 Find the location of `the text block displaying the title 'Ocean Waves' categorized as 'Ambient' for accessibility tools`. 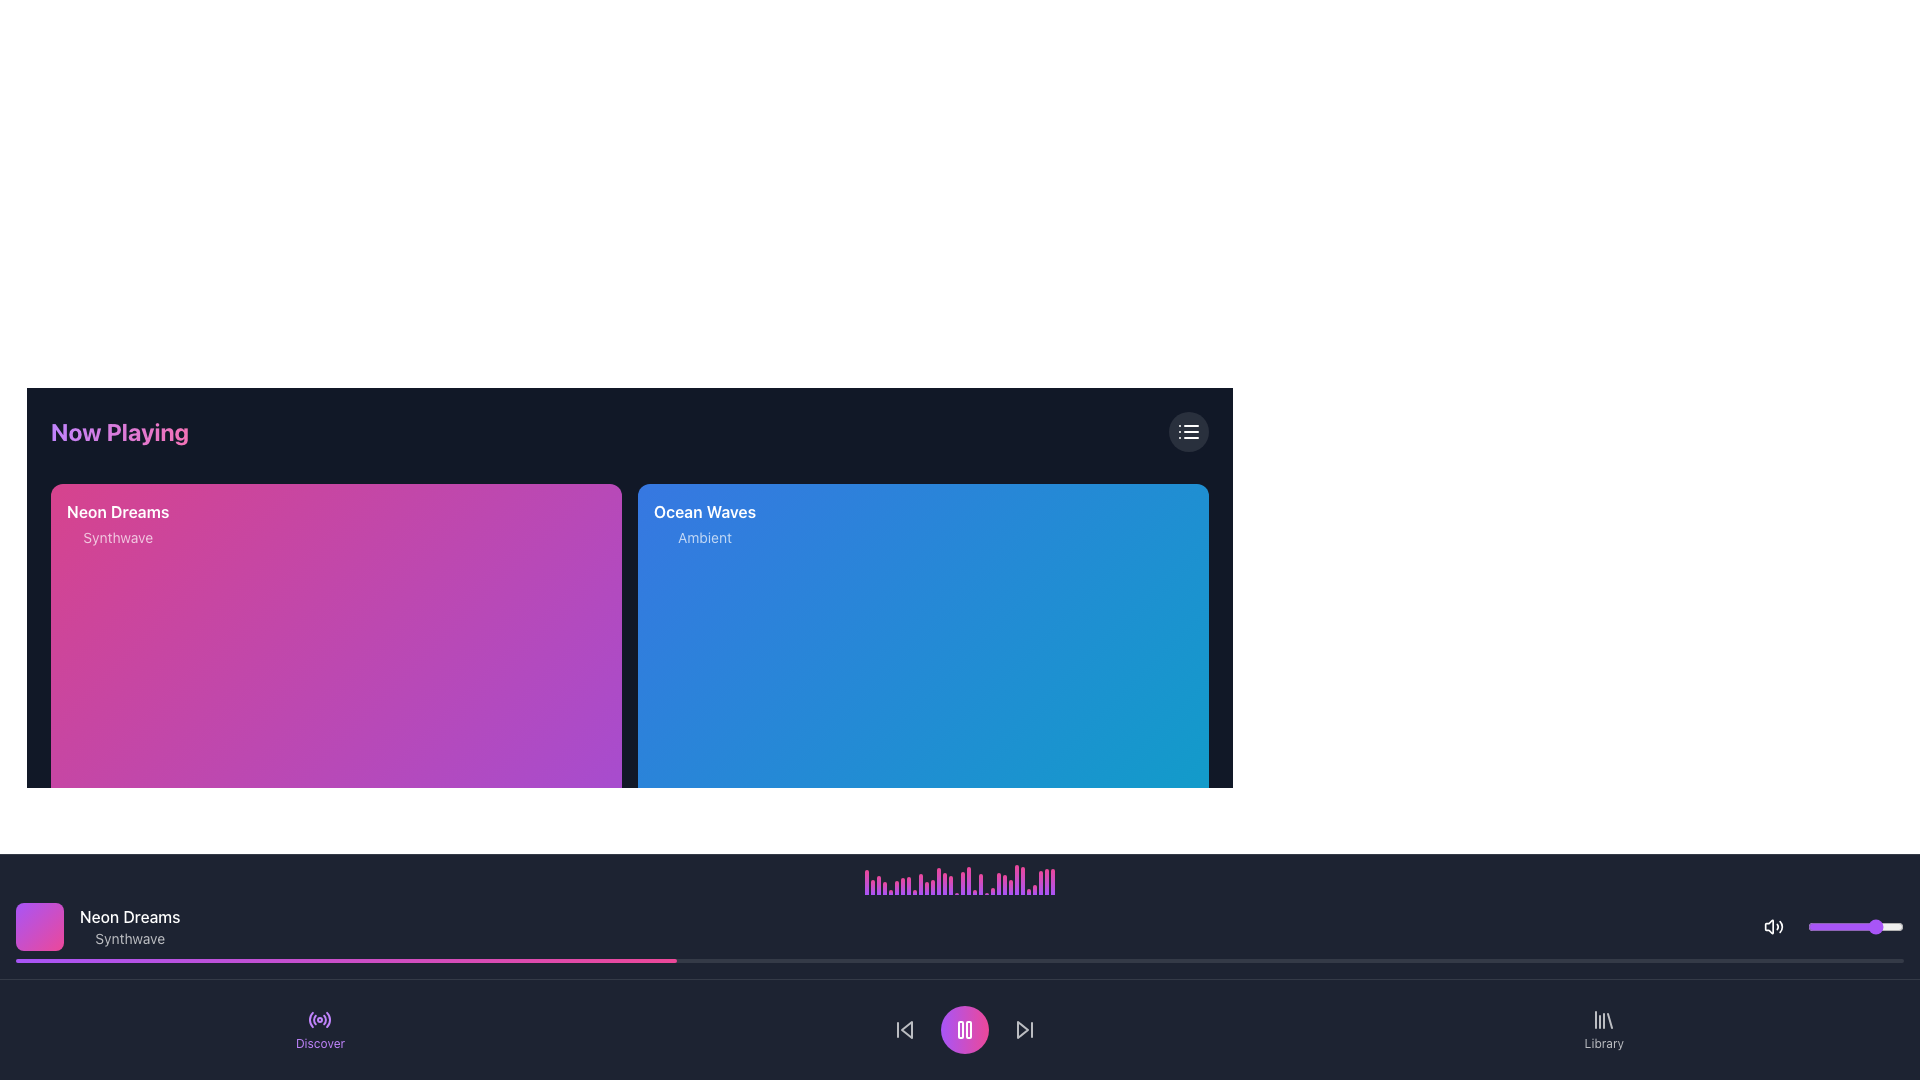

the text block displaying the title 'Ocean Waves' categorized as 'Ambient' for accessibility tools is located at coordinates (922, 523).